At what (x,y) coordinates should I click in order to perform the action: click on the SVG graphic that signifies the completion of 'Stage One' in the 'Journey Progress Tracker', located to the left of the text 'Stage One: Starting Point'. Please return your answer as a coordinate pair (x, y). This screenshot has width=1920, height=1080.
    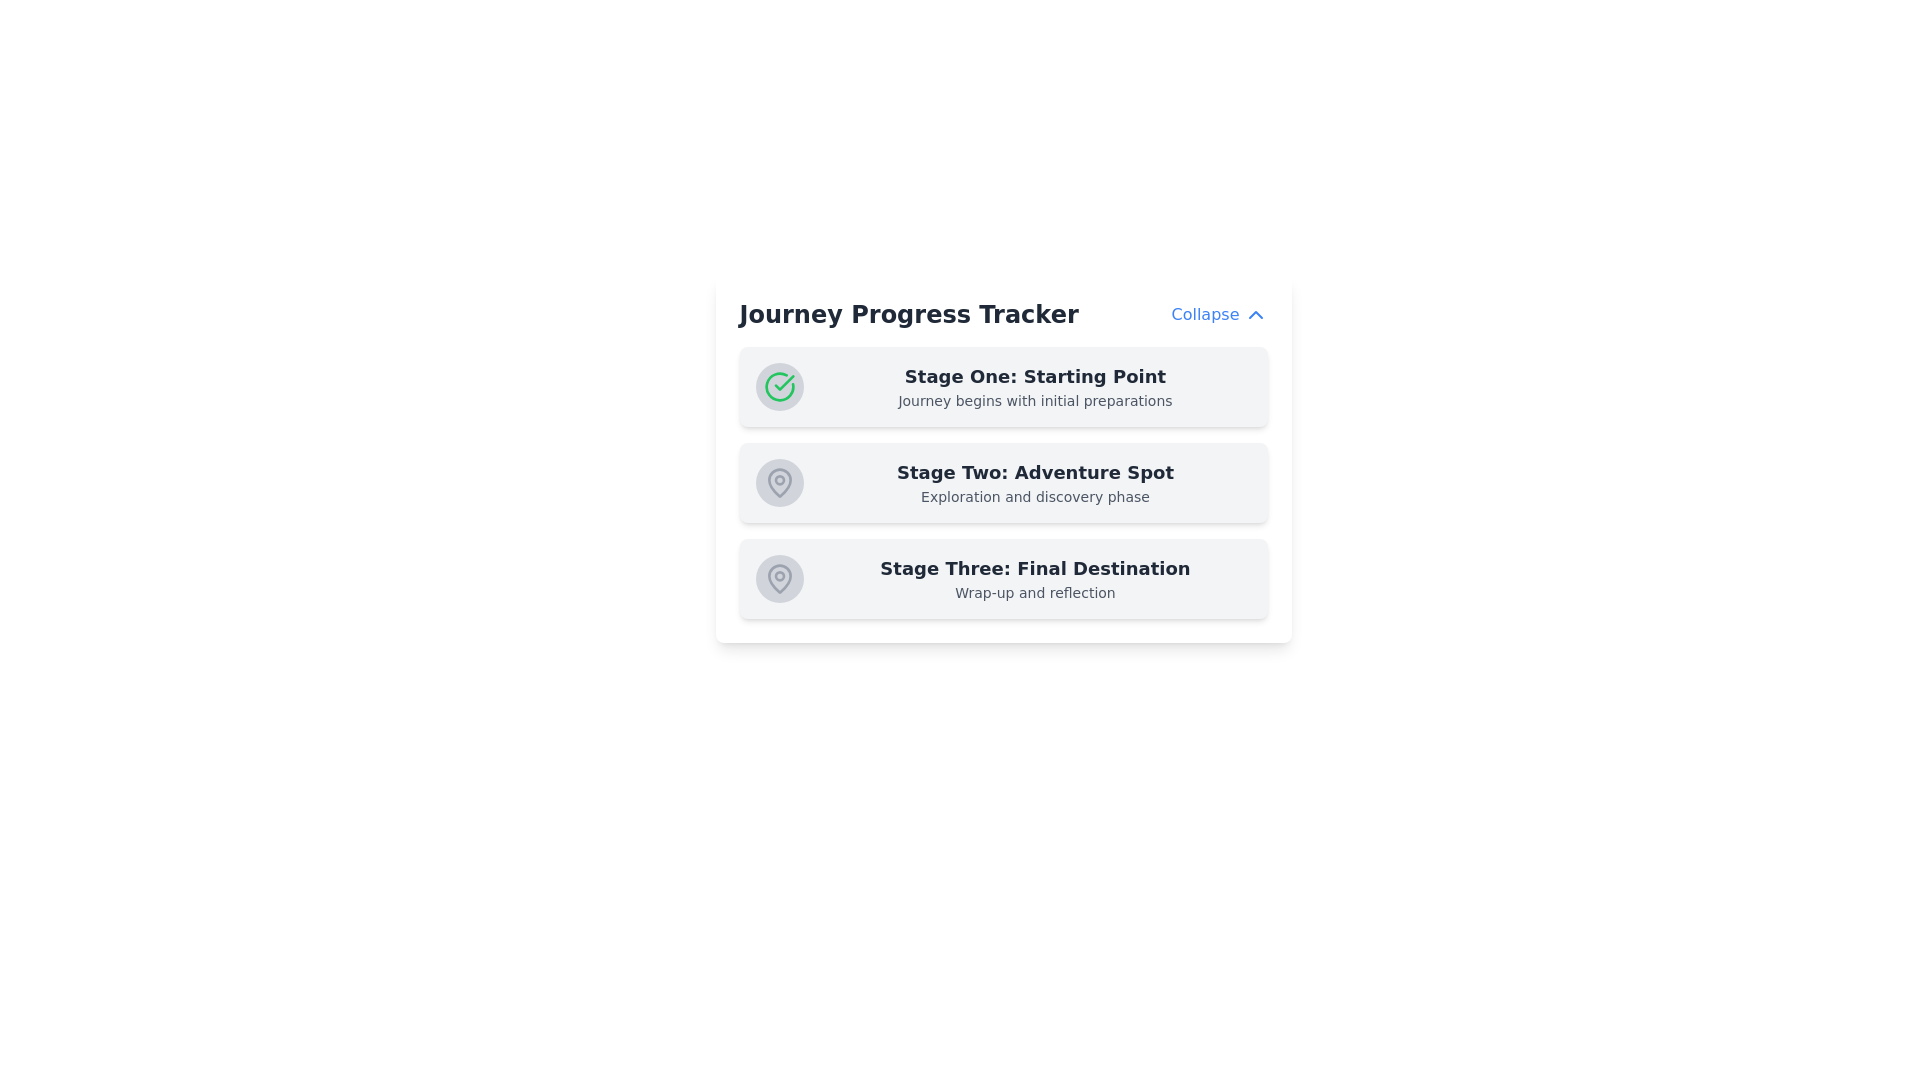
    Looking at the image, I should click on (778, 386).